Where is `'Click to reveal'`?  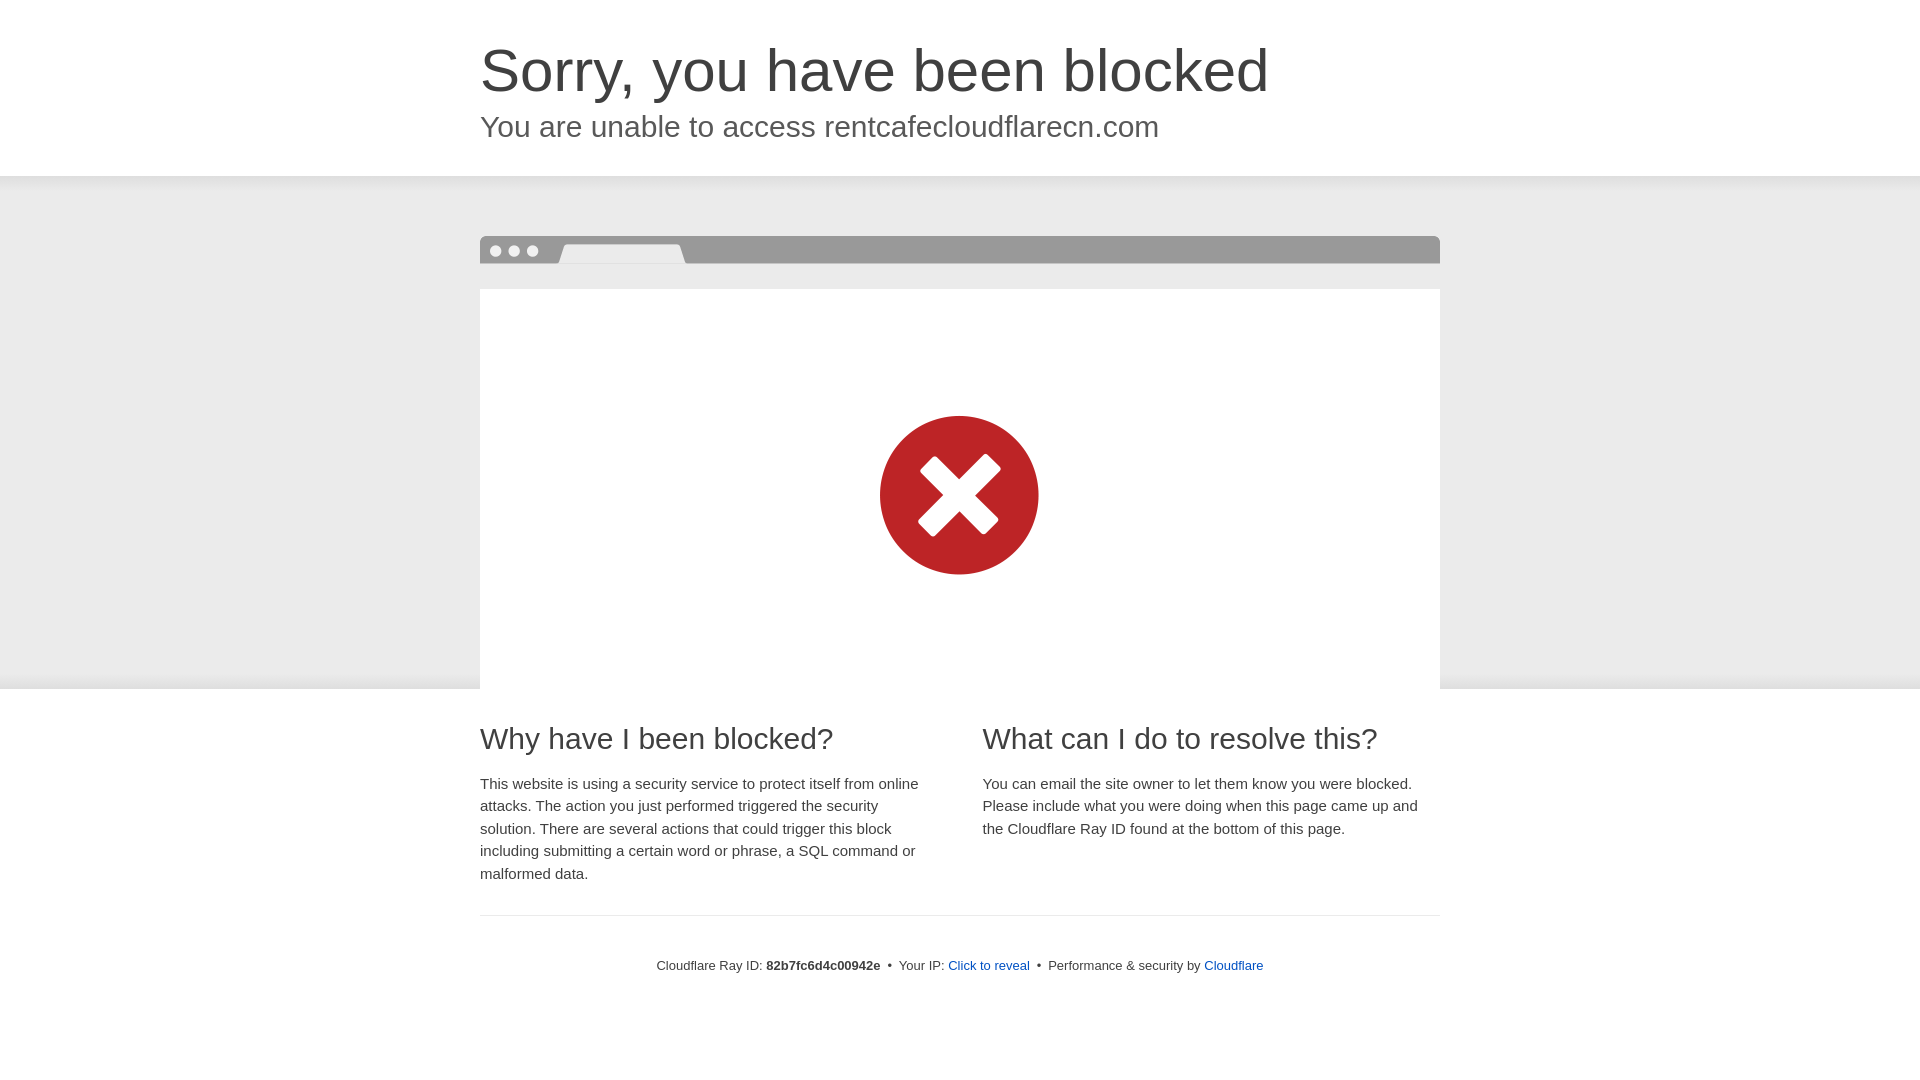 'Click to reveal' is located at coordinates (988, 964).